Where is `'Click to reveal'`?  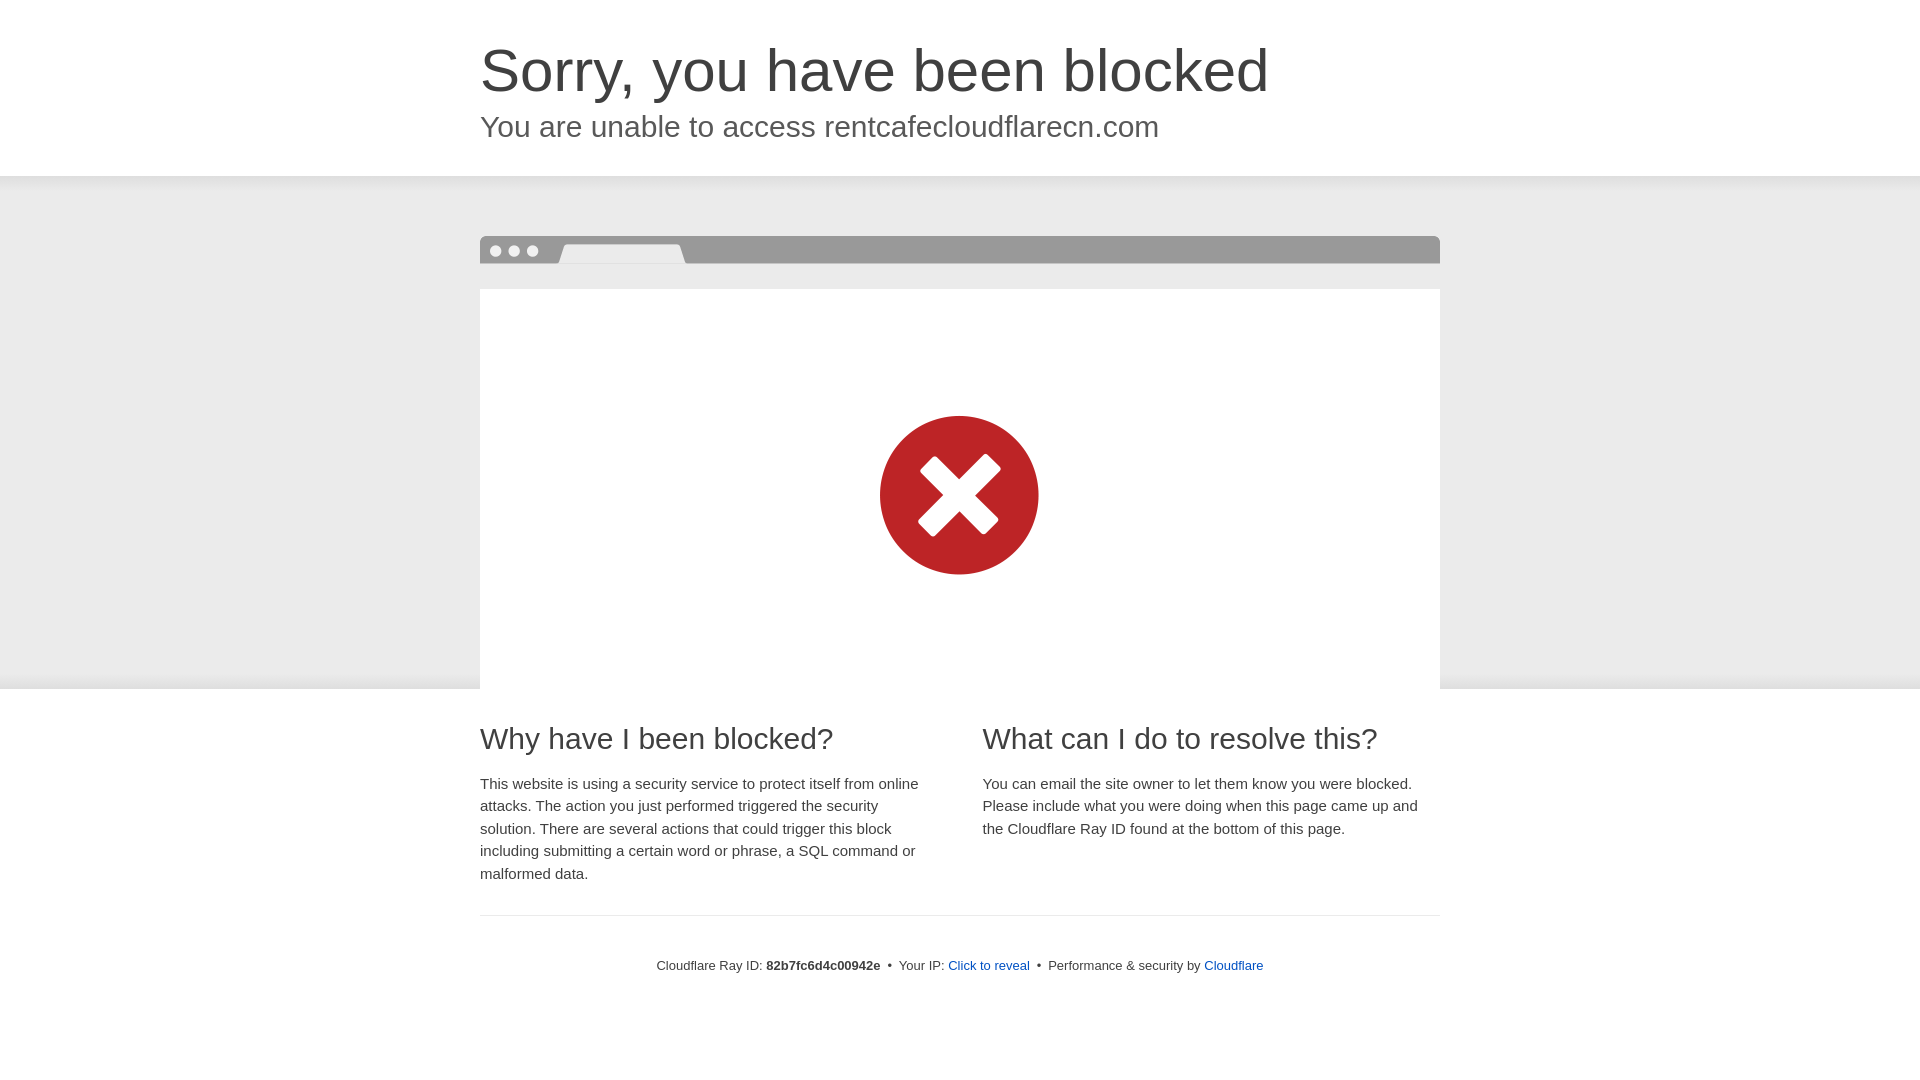 'Click to reveal' is located at coordinates (988, 964).